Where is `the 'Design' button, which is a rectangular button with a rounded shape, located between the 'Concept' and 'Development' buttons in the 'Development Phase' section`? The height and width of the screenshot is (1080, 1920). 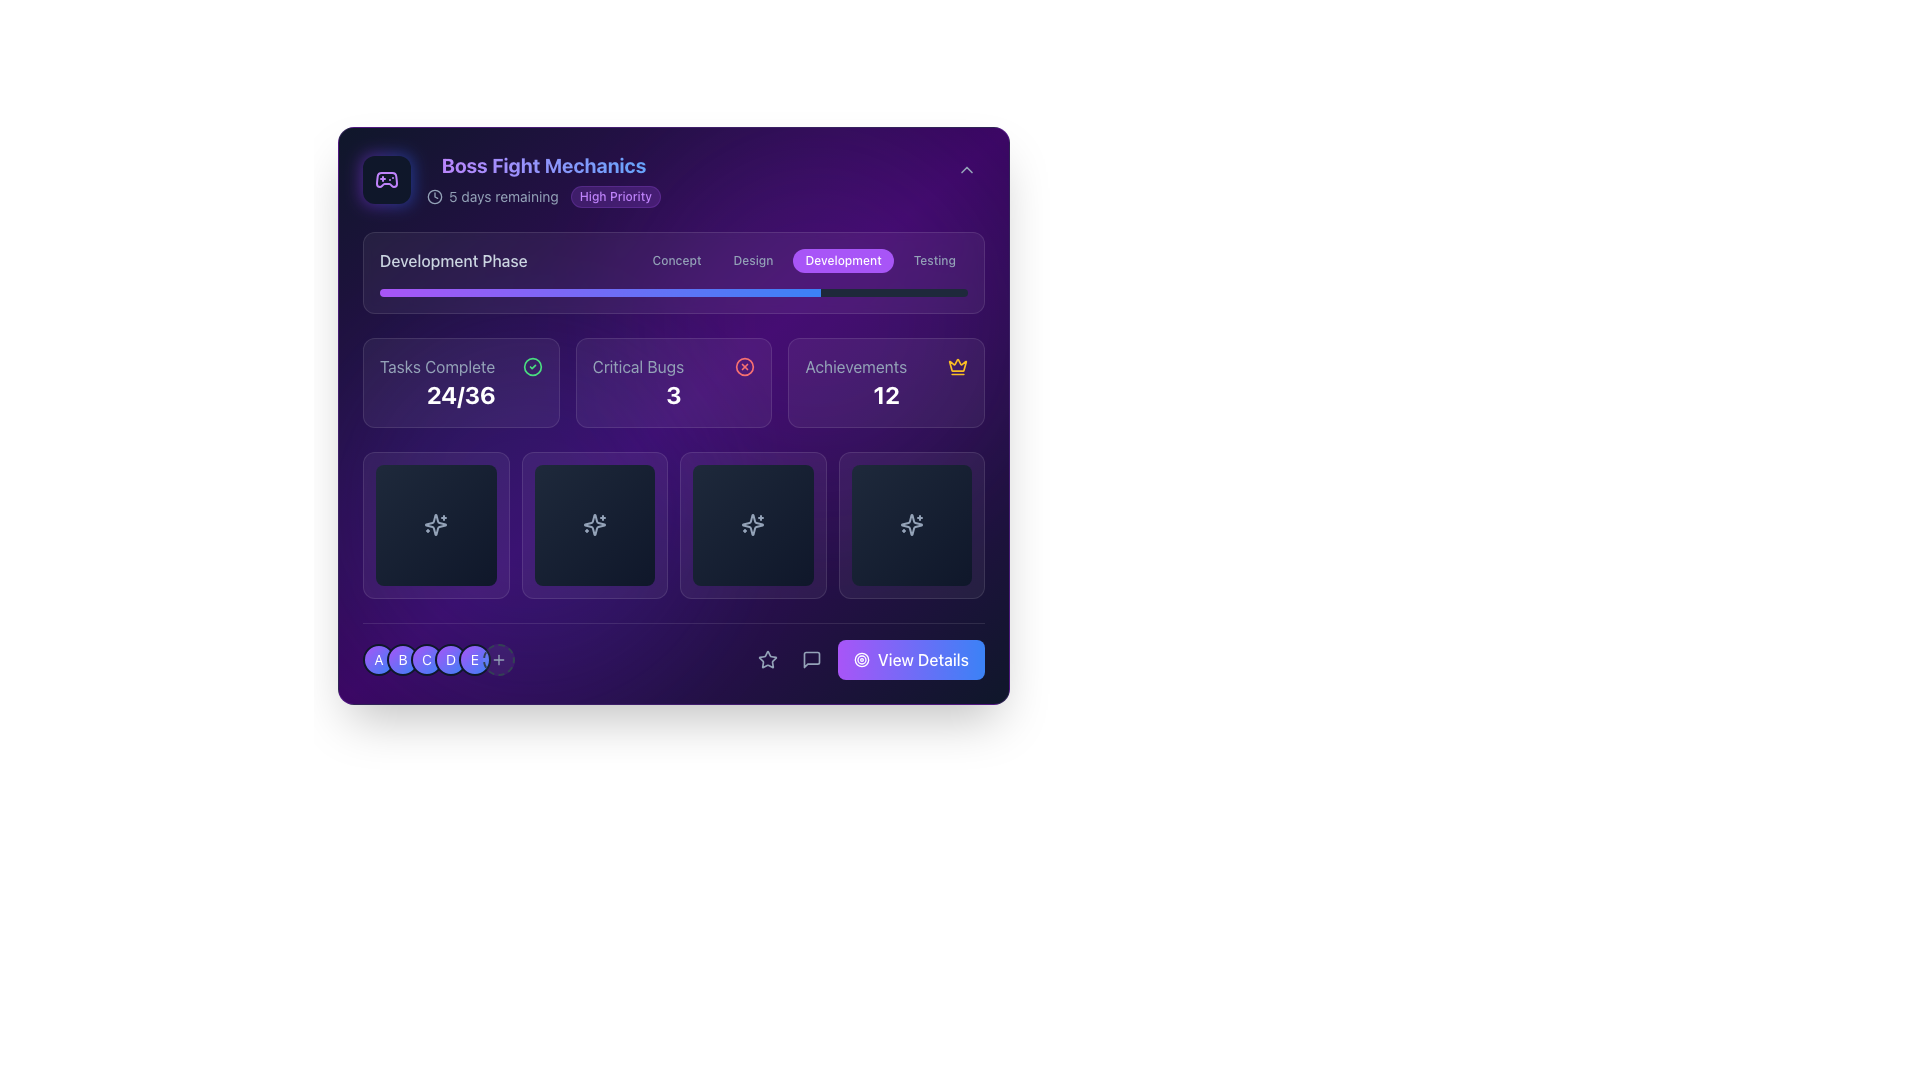 the 'Design' button, which is a rectangular button with a rounded shape, located between the 'Concept' and 'Development' buttons in the 'Development Phase' section is located at coordinates (752, 260).